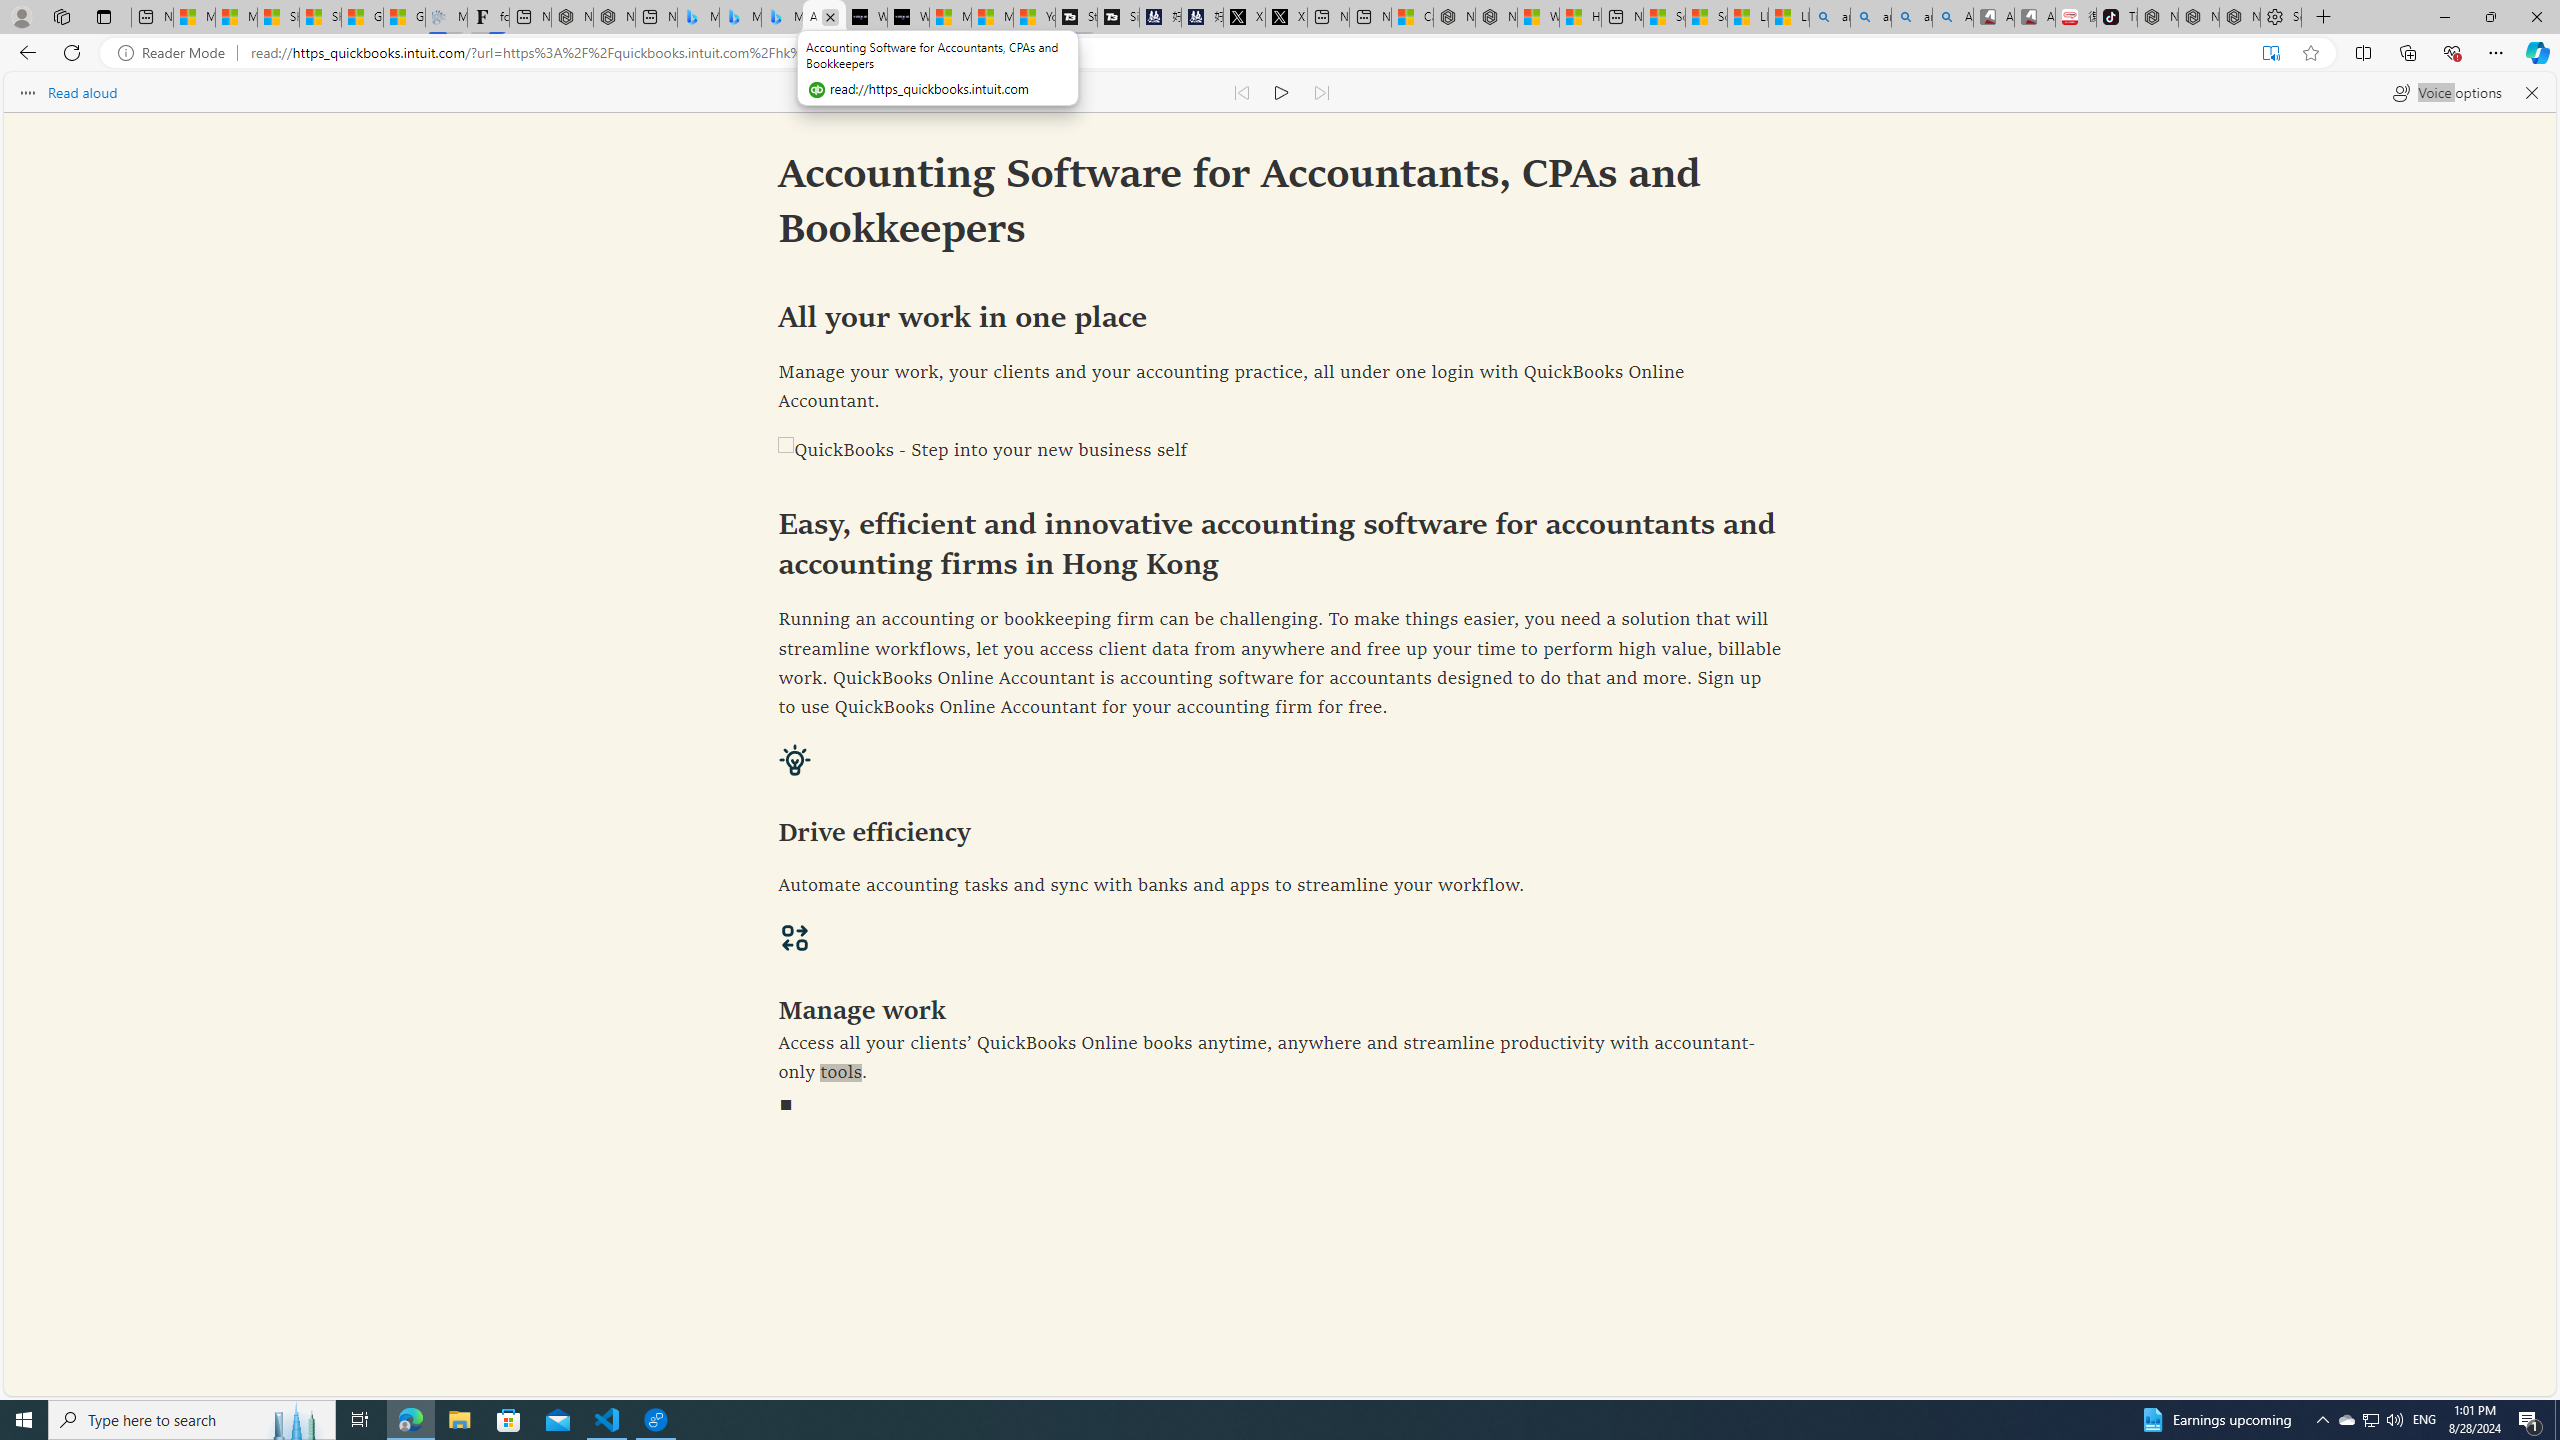 Image resolution: width=2560 pixels, height=1440 pixels. I want to click on 'Voice options', so click(2446, 91).